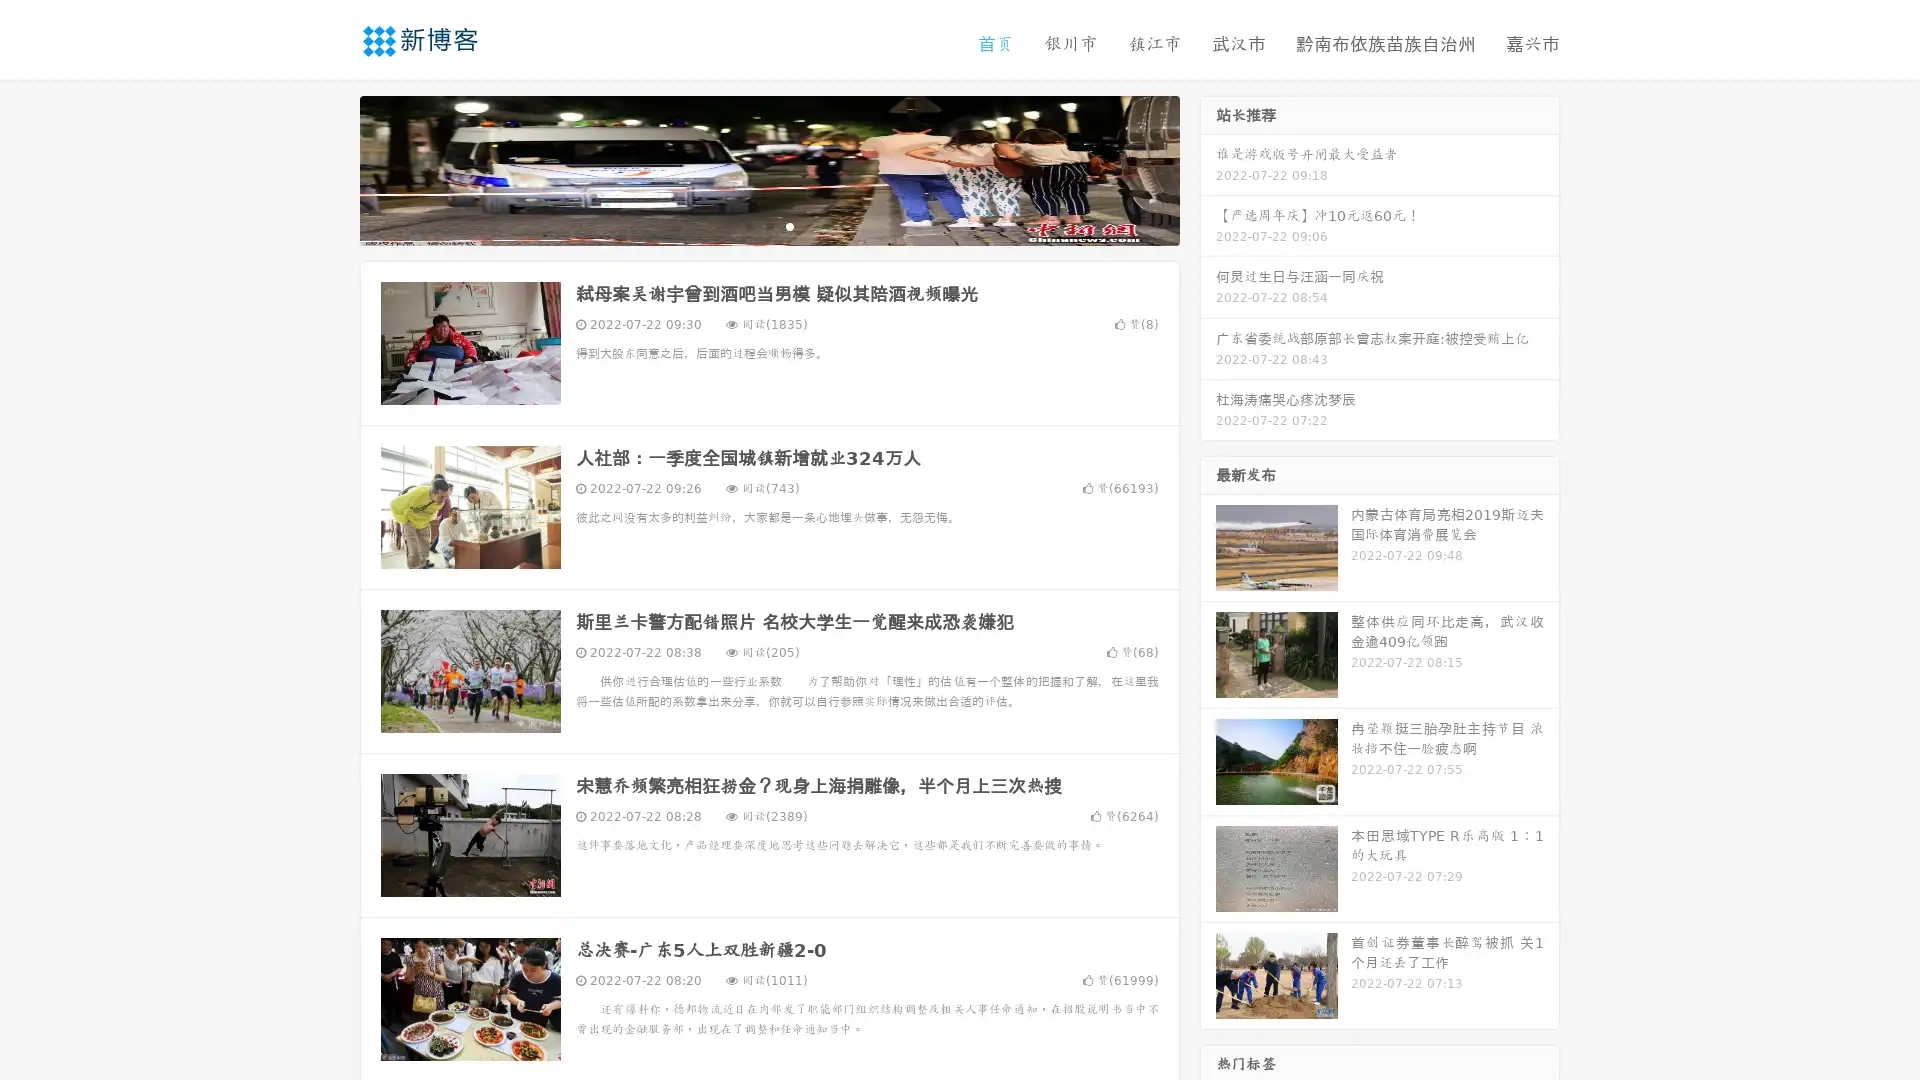 The width and height of the screenshot is (1920, 1080). What do you see at coordinates (748, 225) in the screenshot?
I see `Go to slide 1` at bounding box center [748, 225].